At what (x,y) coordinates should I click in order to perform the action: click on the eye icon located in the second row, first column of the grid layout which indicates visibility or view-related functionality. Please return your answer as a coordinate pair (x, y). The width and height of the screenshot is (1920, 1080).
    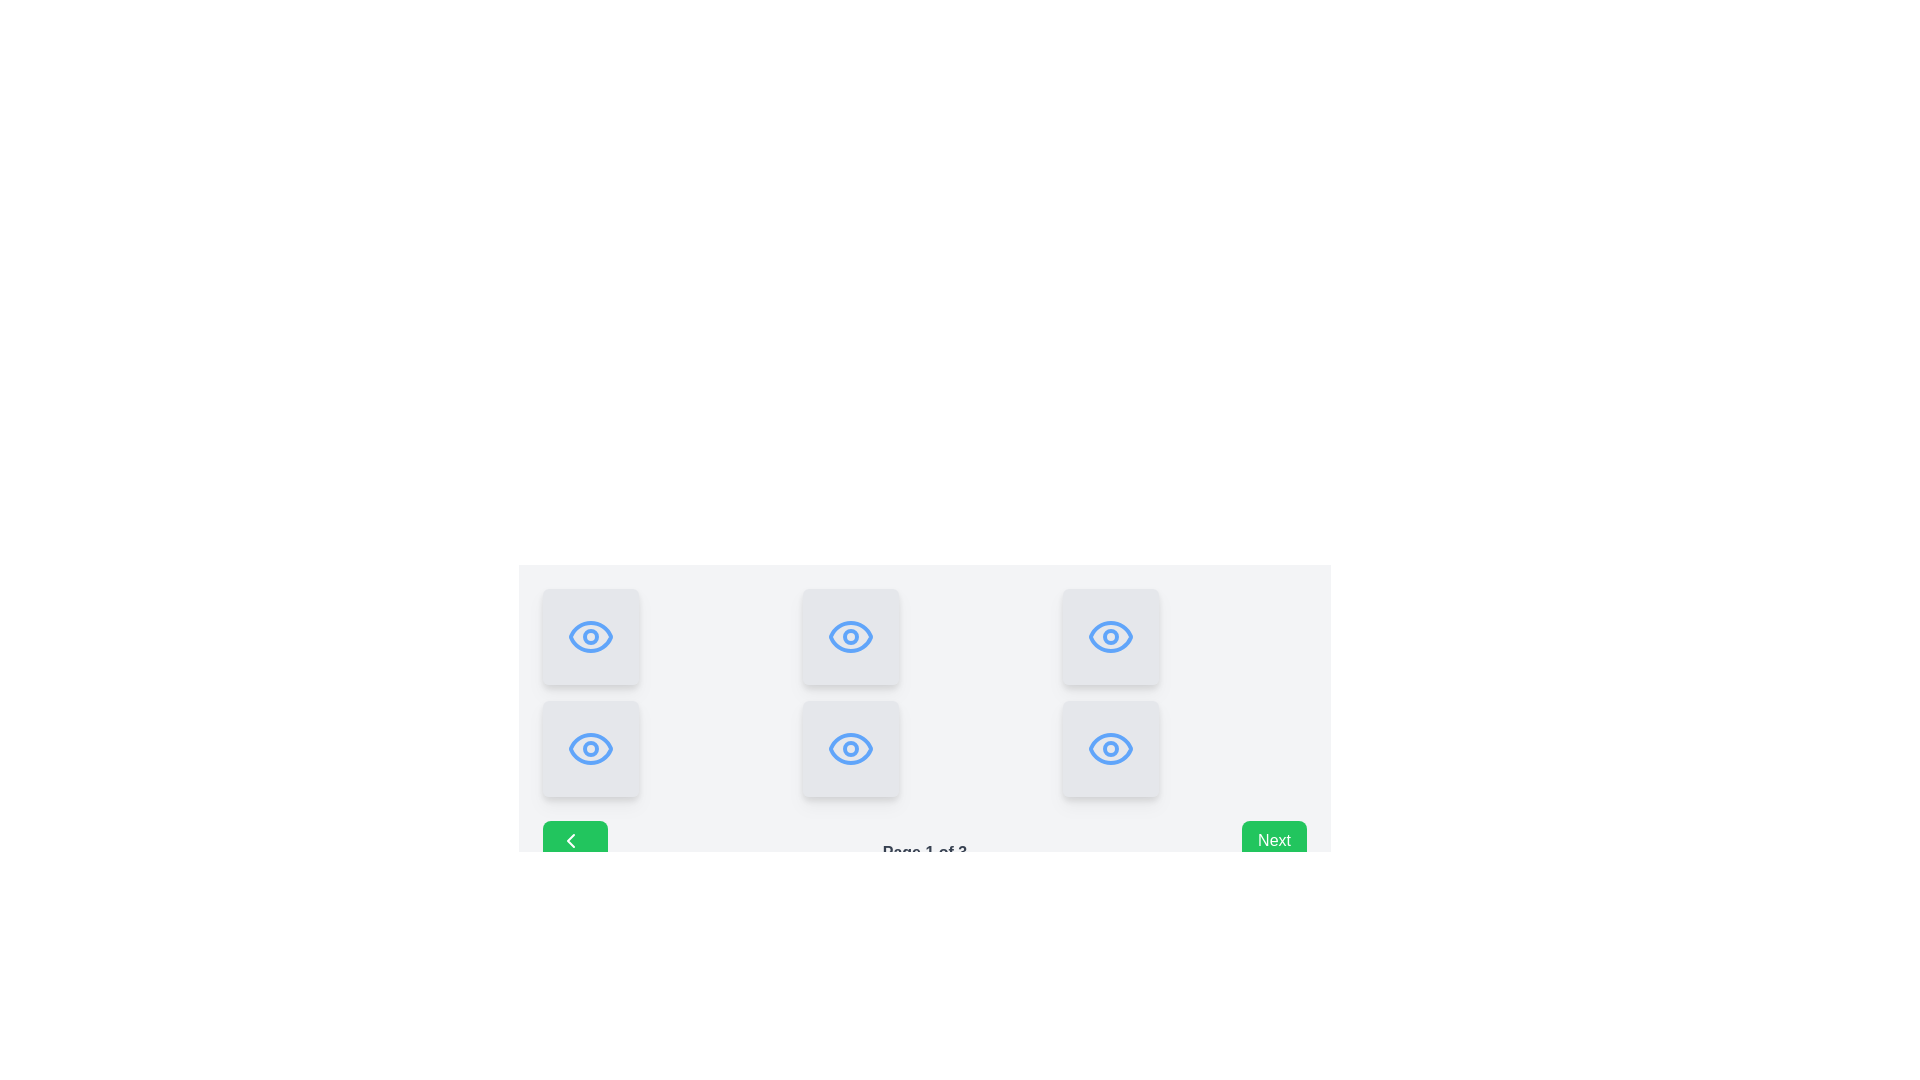
    Looking at the image, I should click on (589, 748).